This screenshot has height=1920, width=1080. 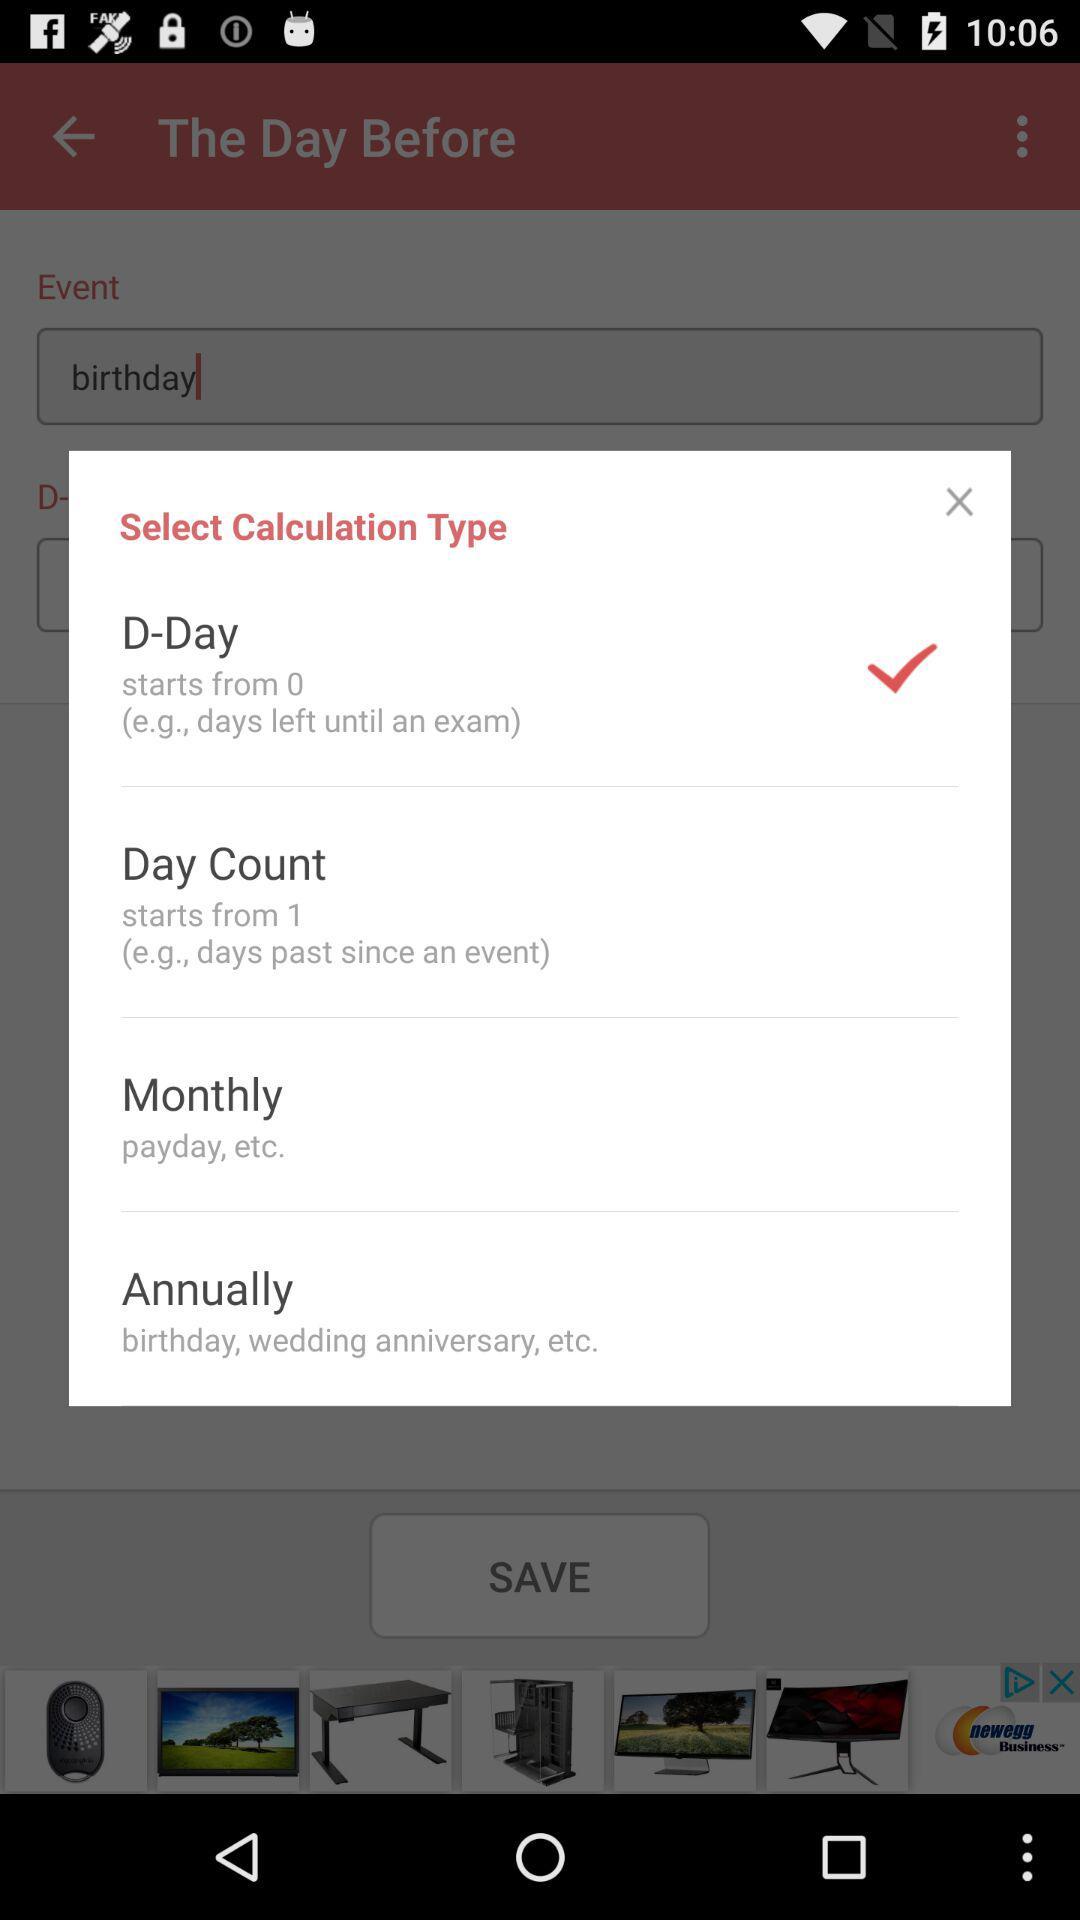 I want to click on item next to the select calculation type, so click(x=958, y=502).